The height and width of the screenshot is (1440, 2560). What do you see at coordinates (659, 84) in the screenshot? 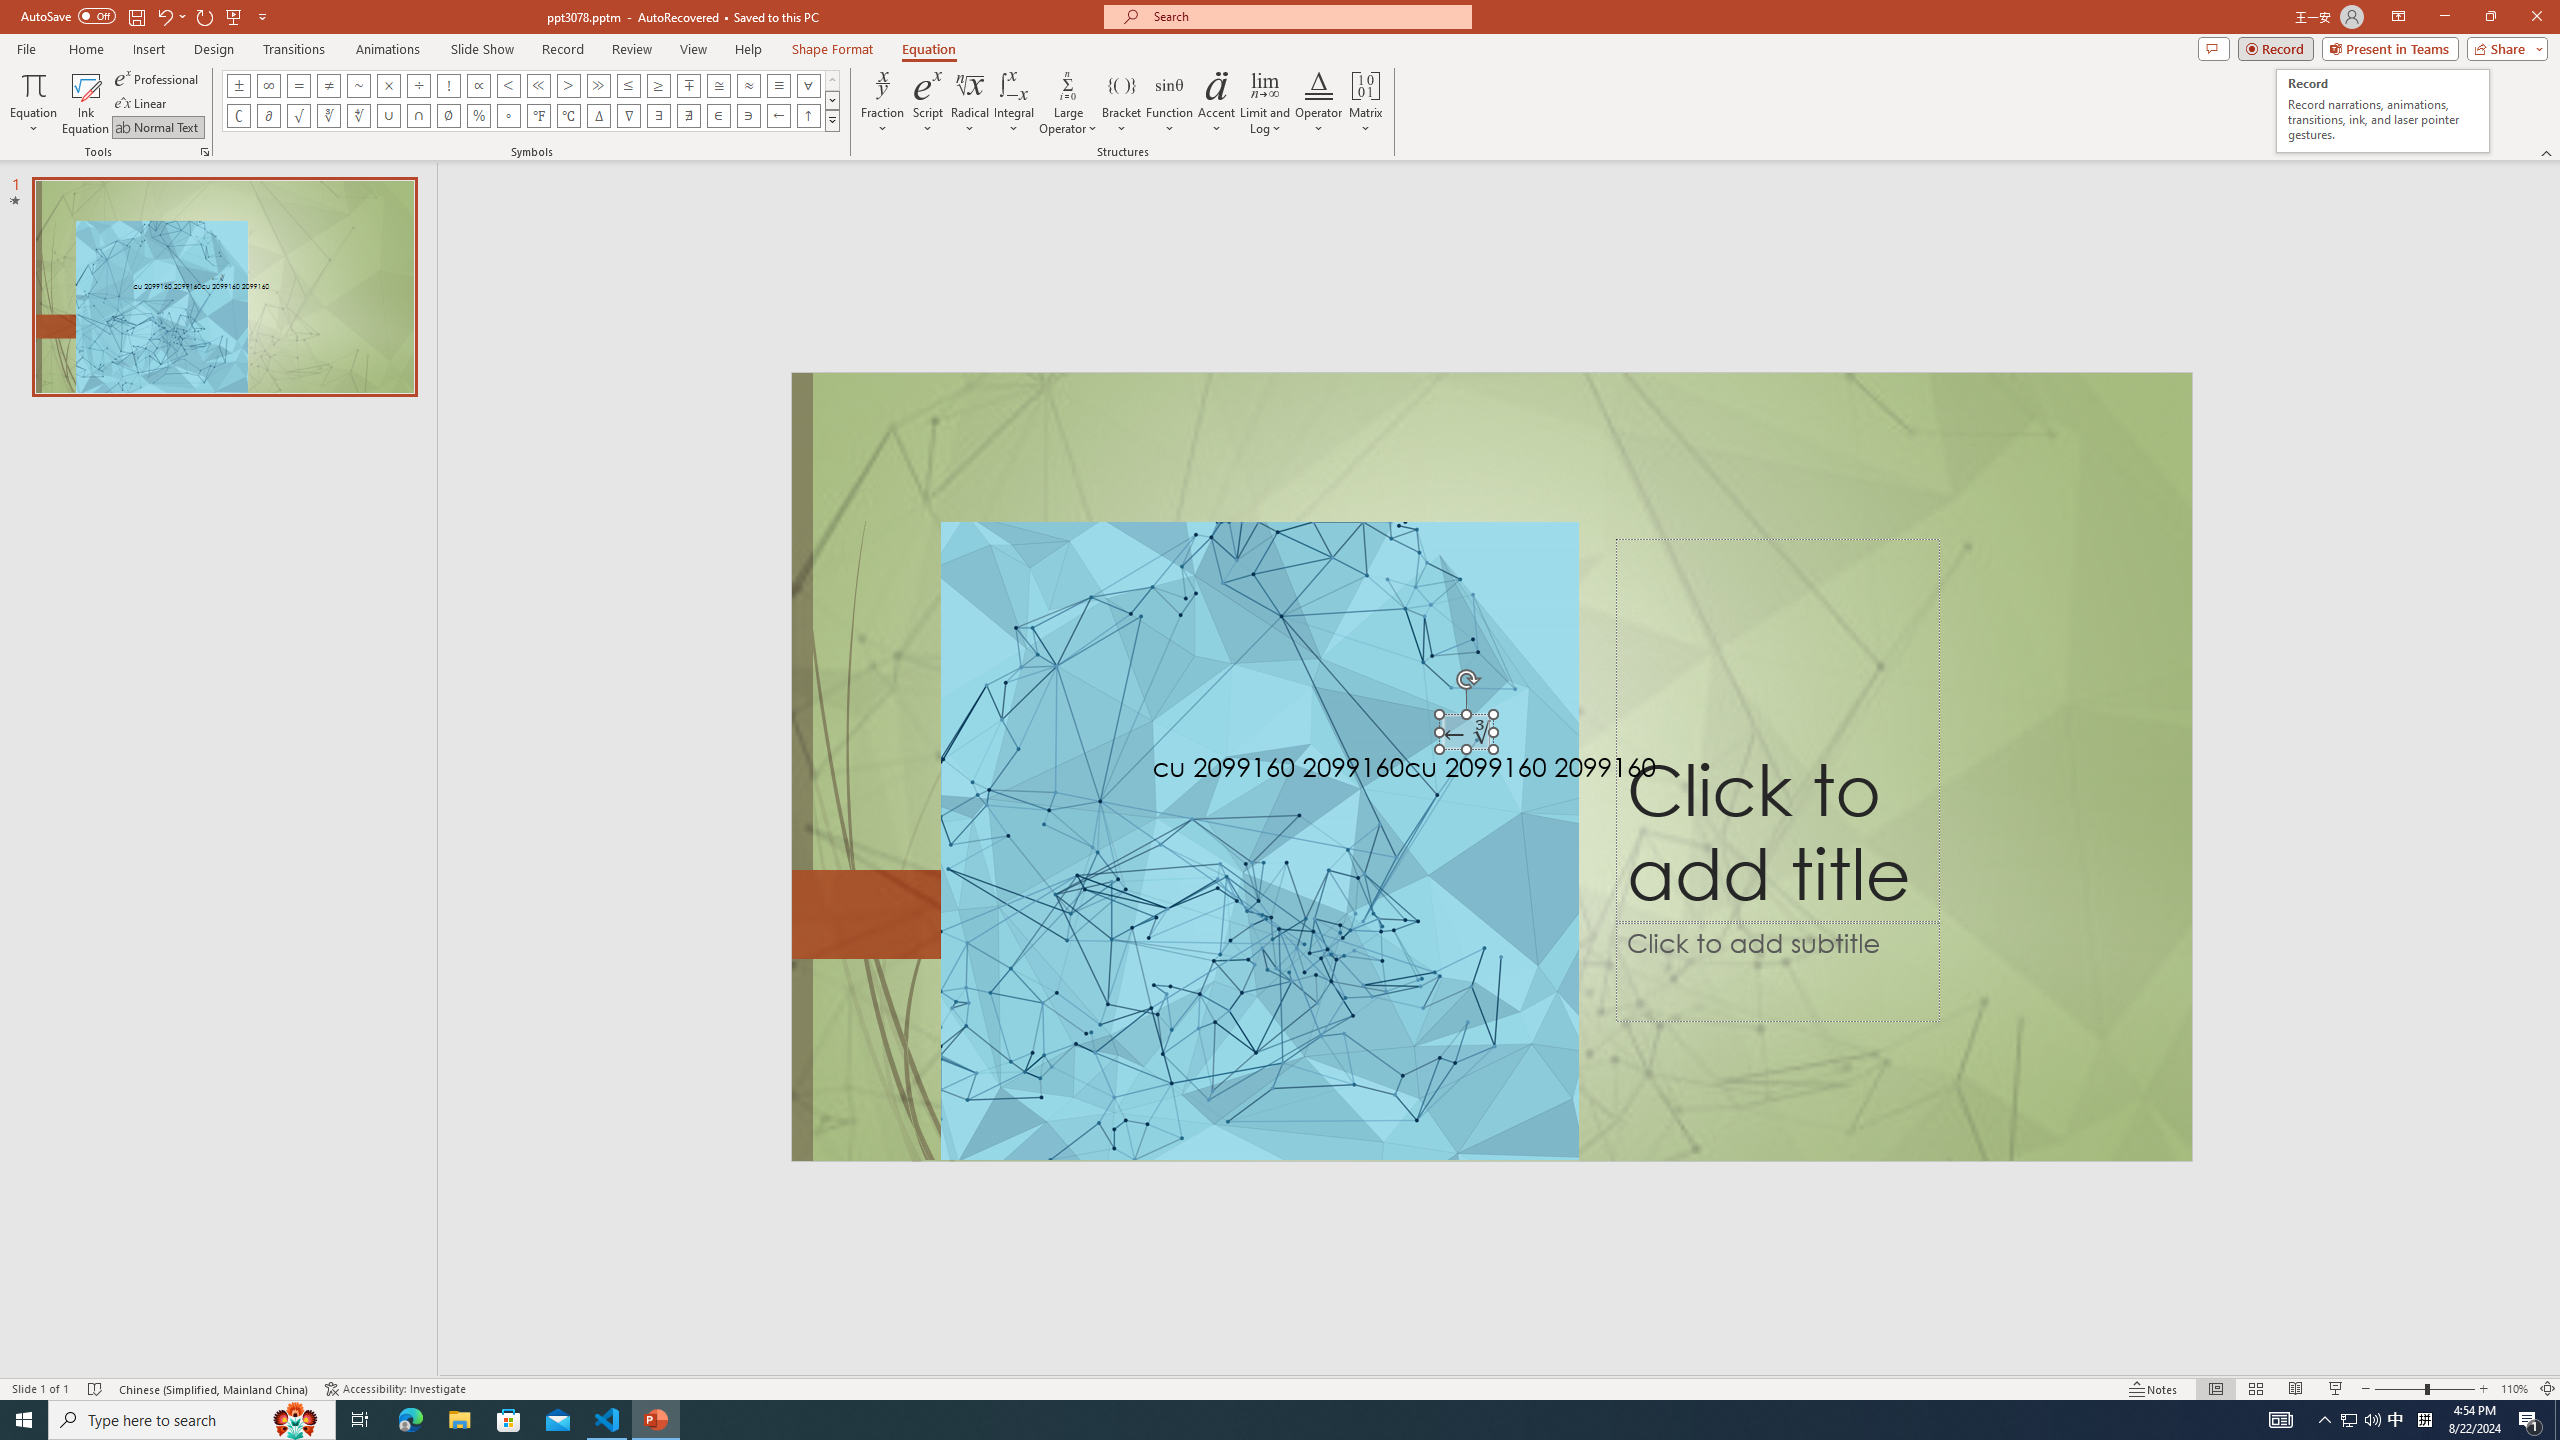
I see `'Equation Symbol Greater Than or Equal To'` at bounding box center [659, 84].